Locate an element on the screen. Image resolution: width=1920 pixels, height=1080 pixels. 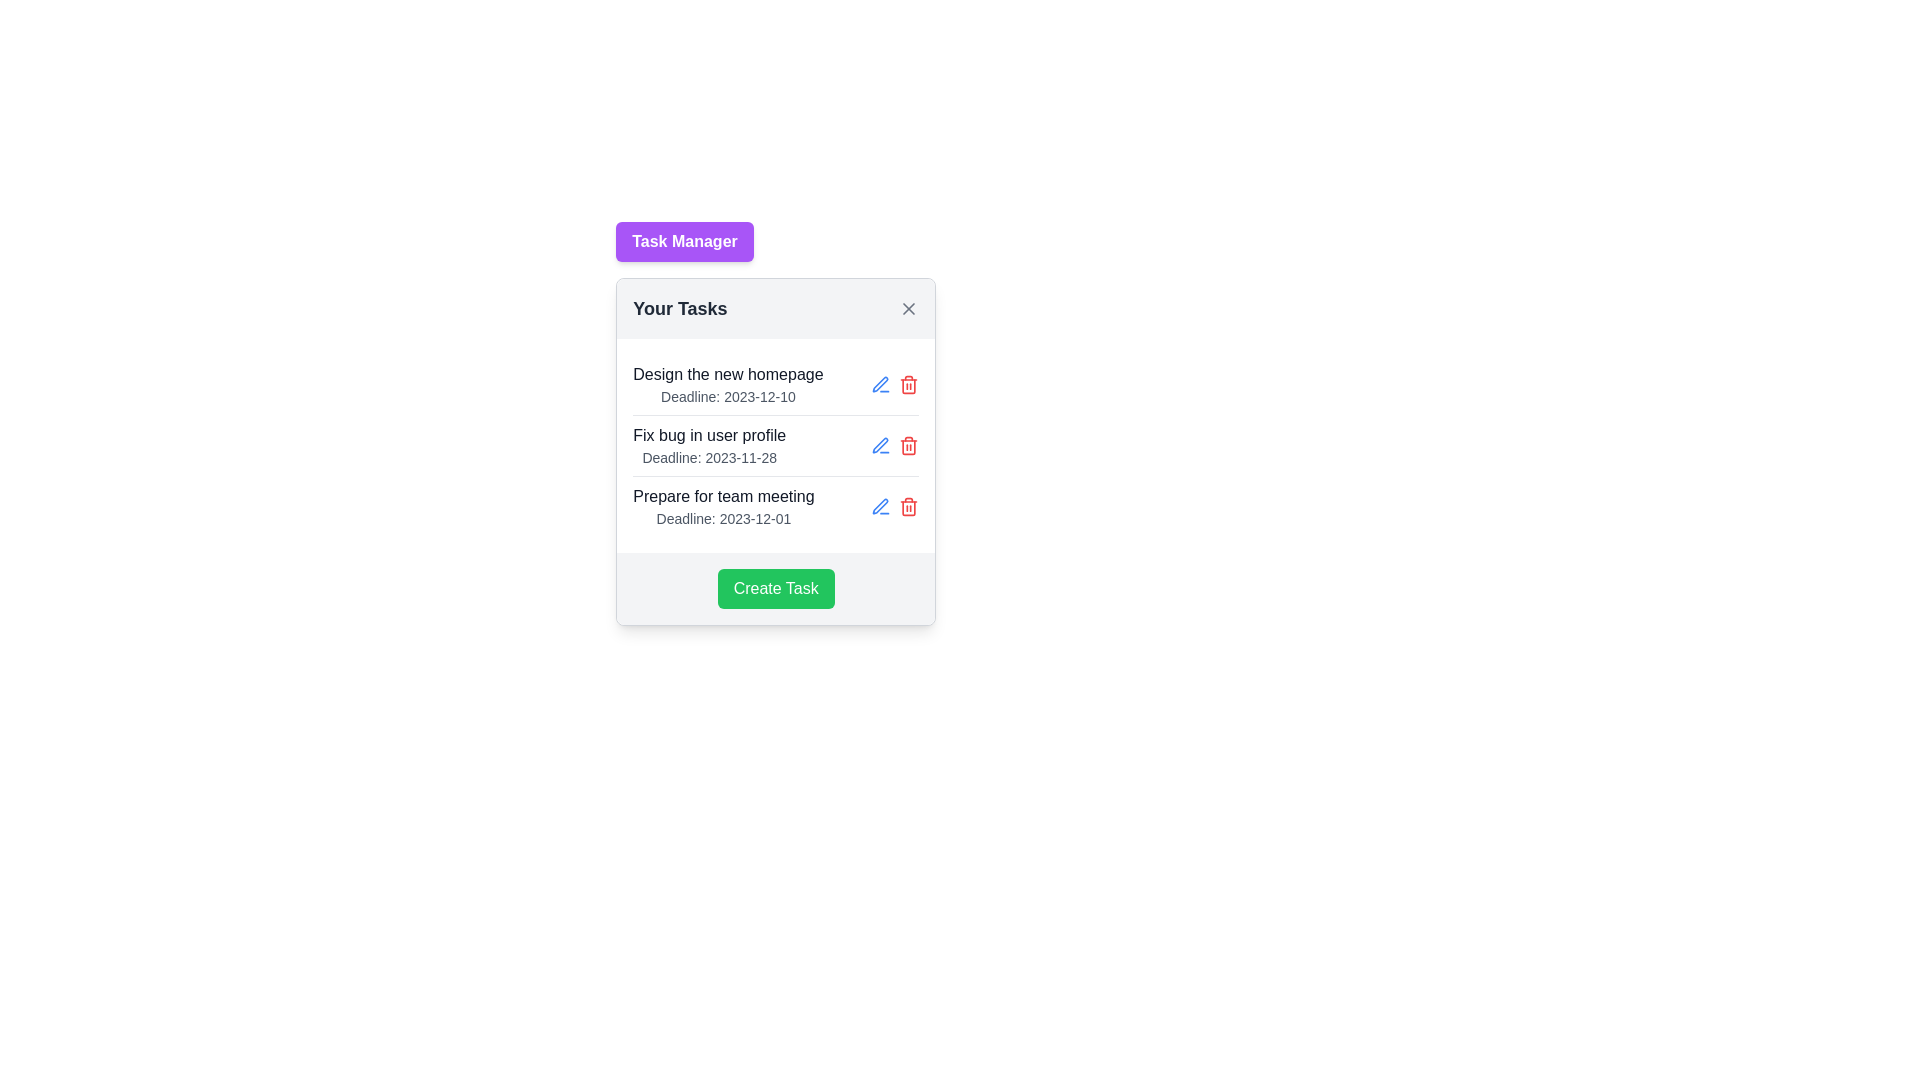
the 'Create Task' button with a green background and white text to observe the hover effect is located at coordinates (775, 588).